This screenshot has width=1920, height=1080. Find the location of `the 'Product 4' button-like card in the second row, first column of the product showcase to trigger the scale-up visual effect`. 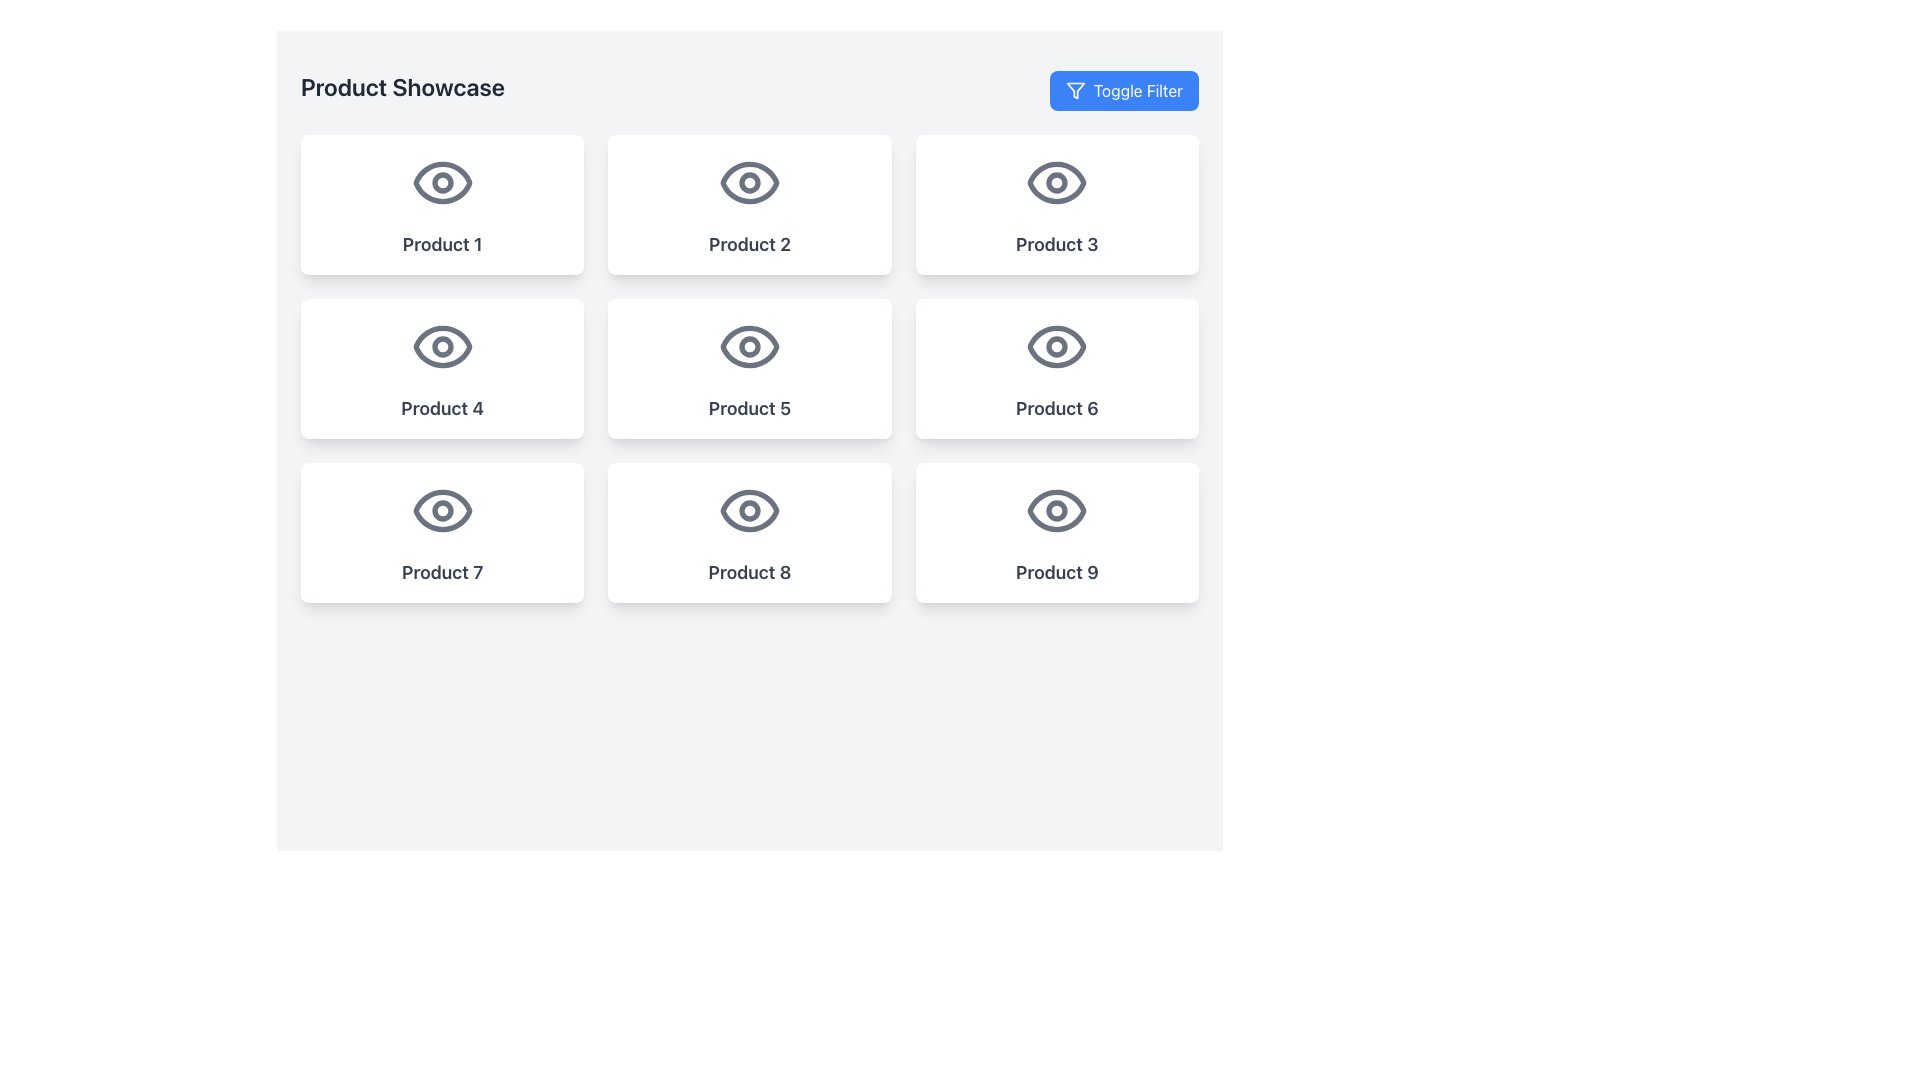

the 'Product 4' button-like card in the second row, first column of the product showcase to trigger the scale-up visual effect is located at coordinates (441, 369).